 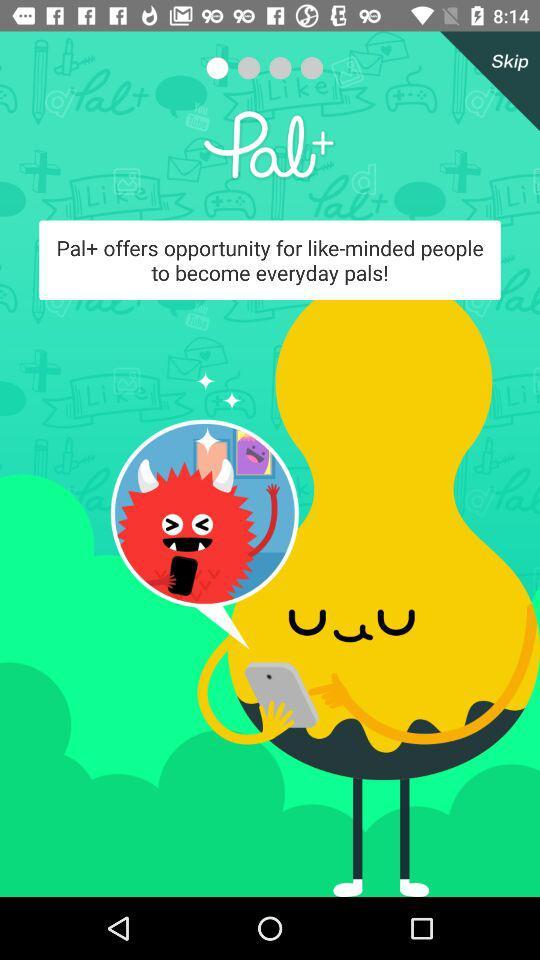 I want to click on icon above pal offers opportunity, so click(x=485, y=81).